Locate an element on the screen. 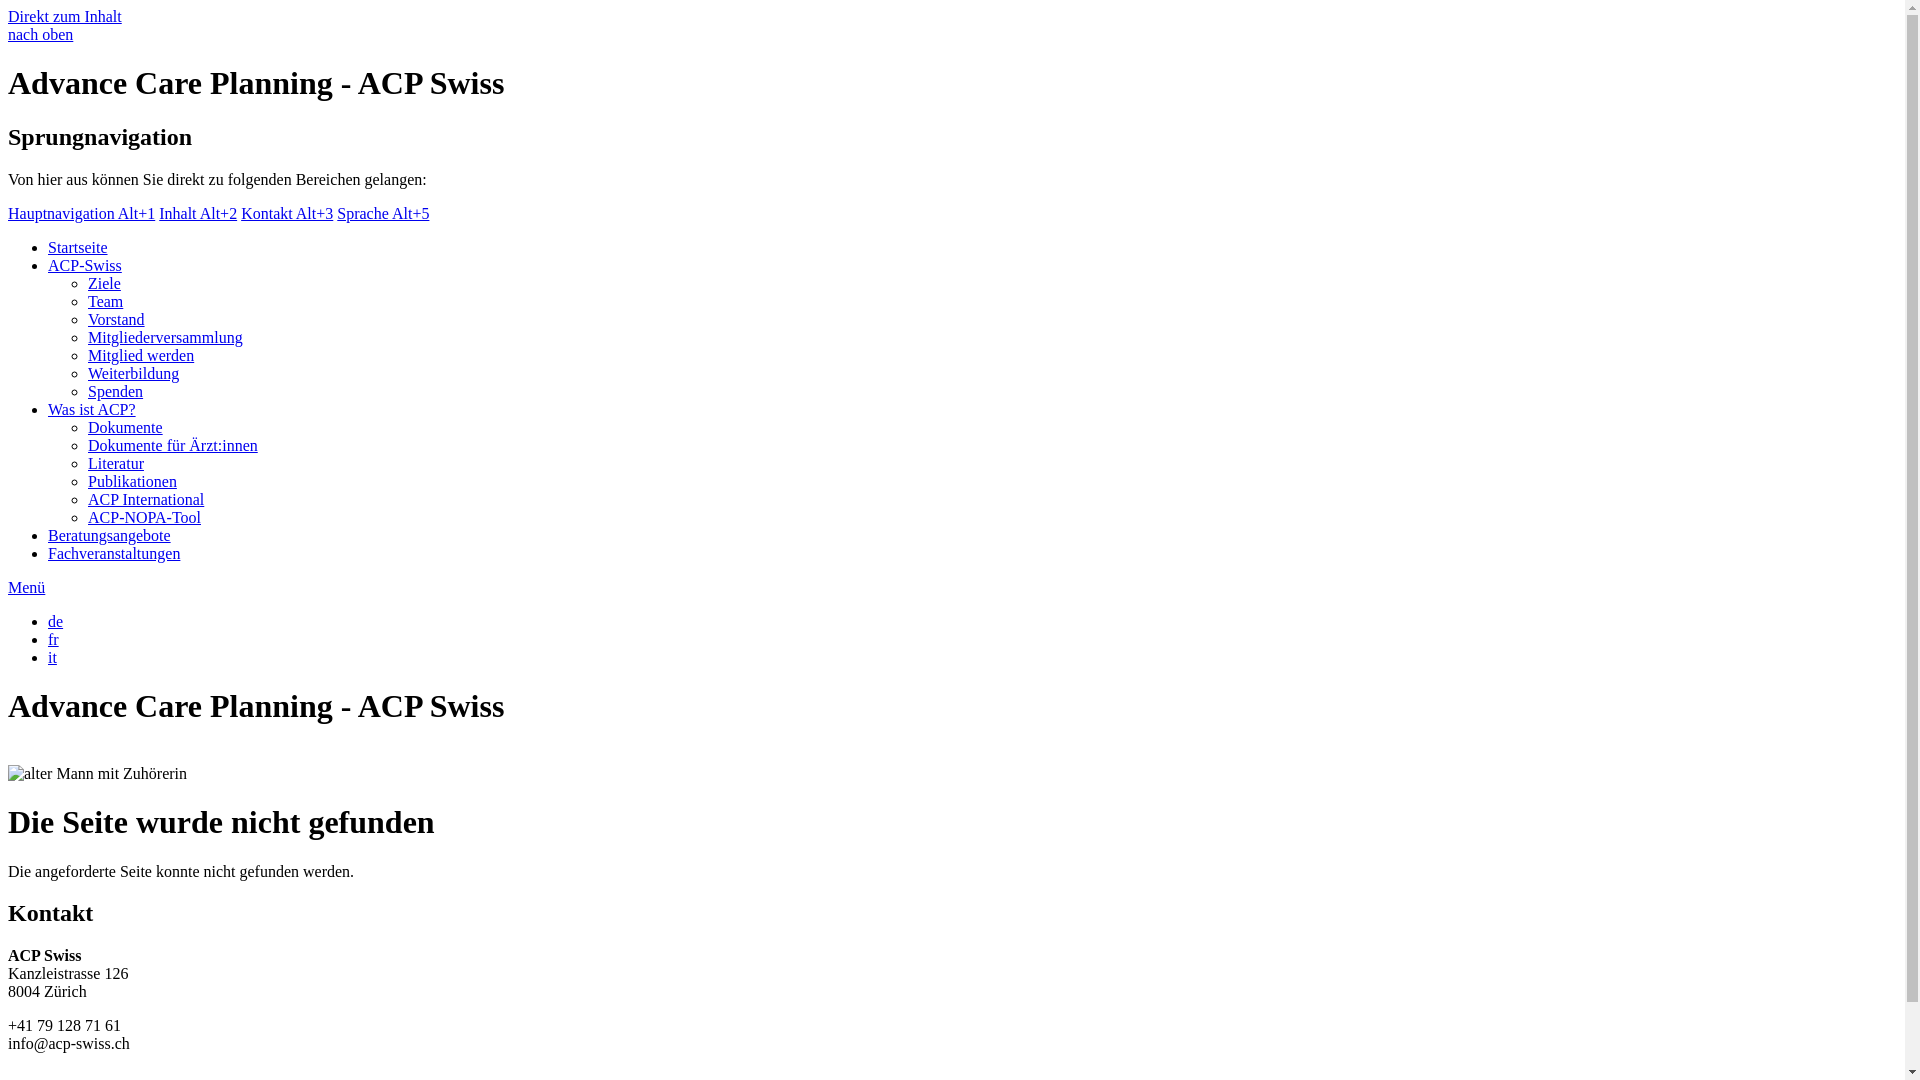 This screenshot has height=1080, width=1920. 'Vorstand' is located at coordinates (115, 318).